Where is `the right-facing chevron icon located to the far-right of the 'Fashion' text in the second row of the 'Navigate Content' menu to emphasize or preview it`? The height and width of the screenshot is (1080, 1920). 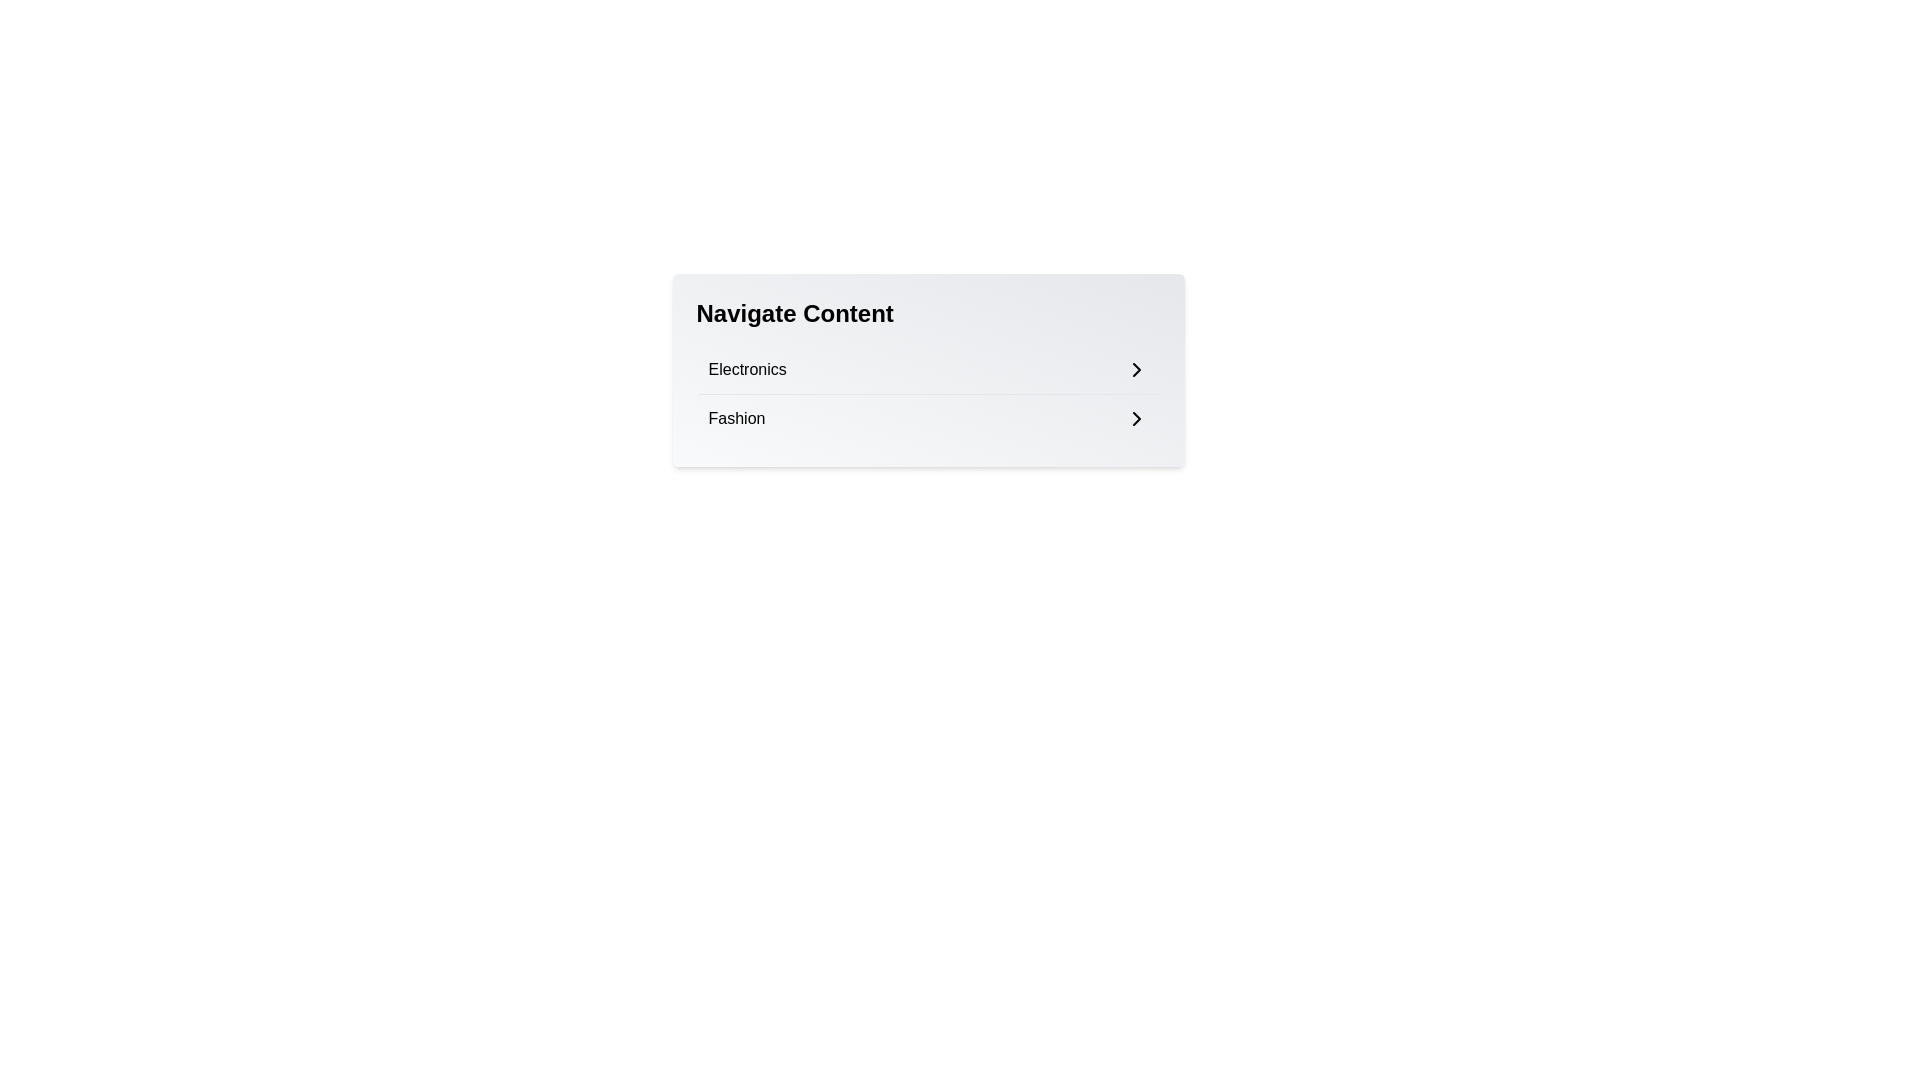
the right-facing chevron icon located to the far-right of the 'Fashion' text in the second row of the 'Navigate Content' menu to emphasize or preview it is located at coordinates (1136, 418).